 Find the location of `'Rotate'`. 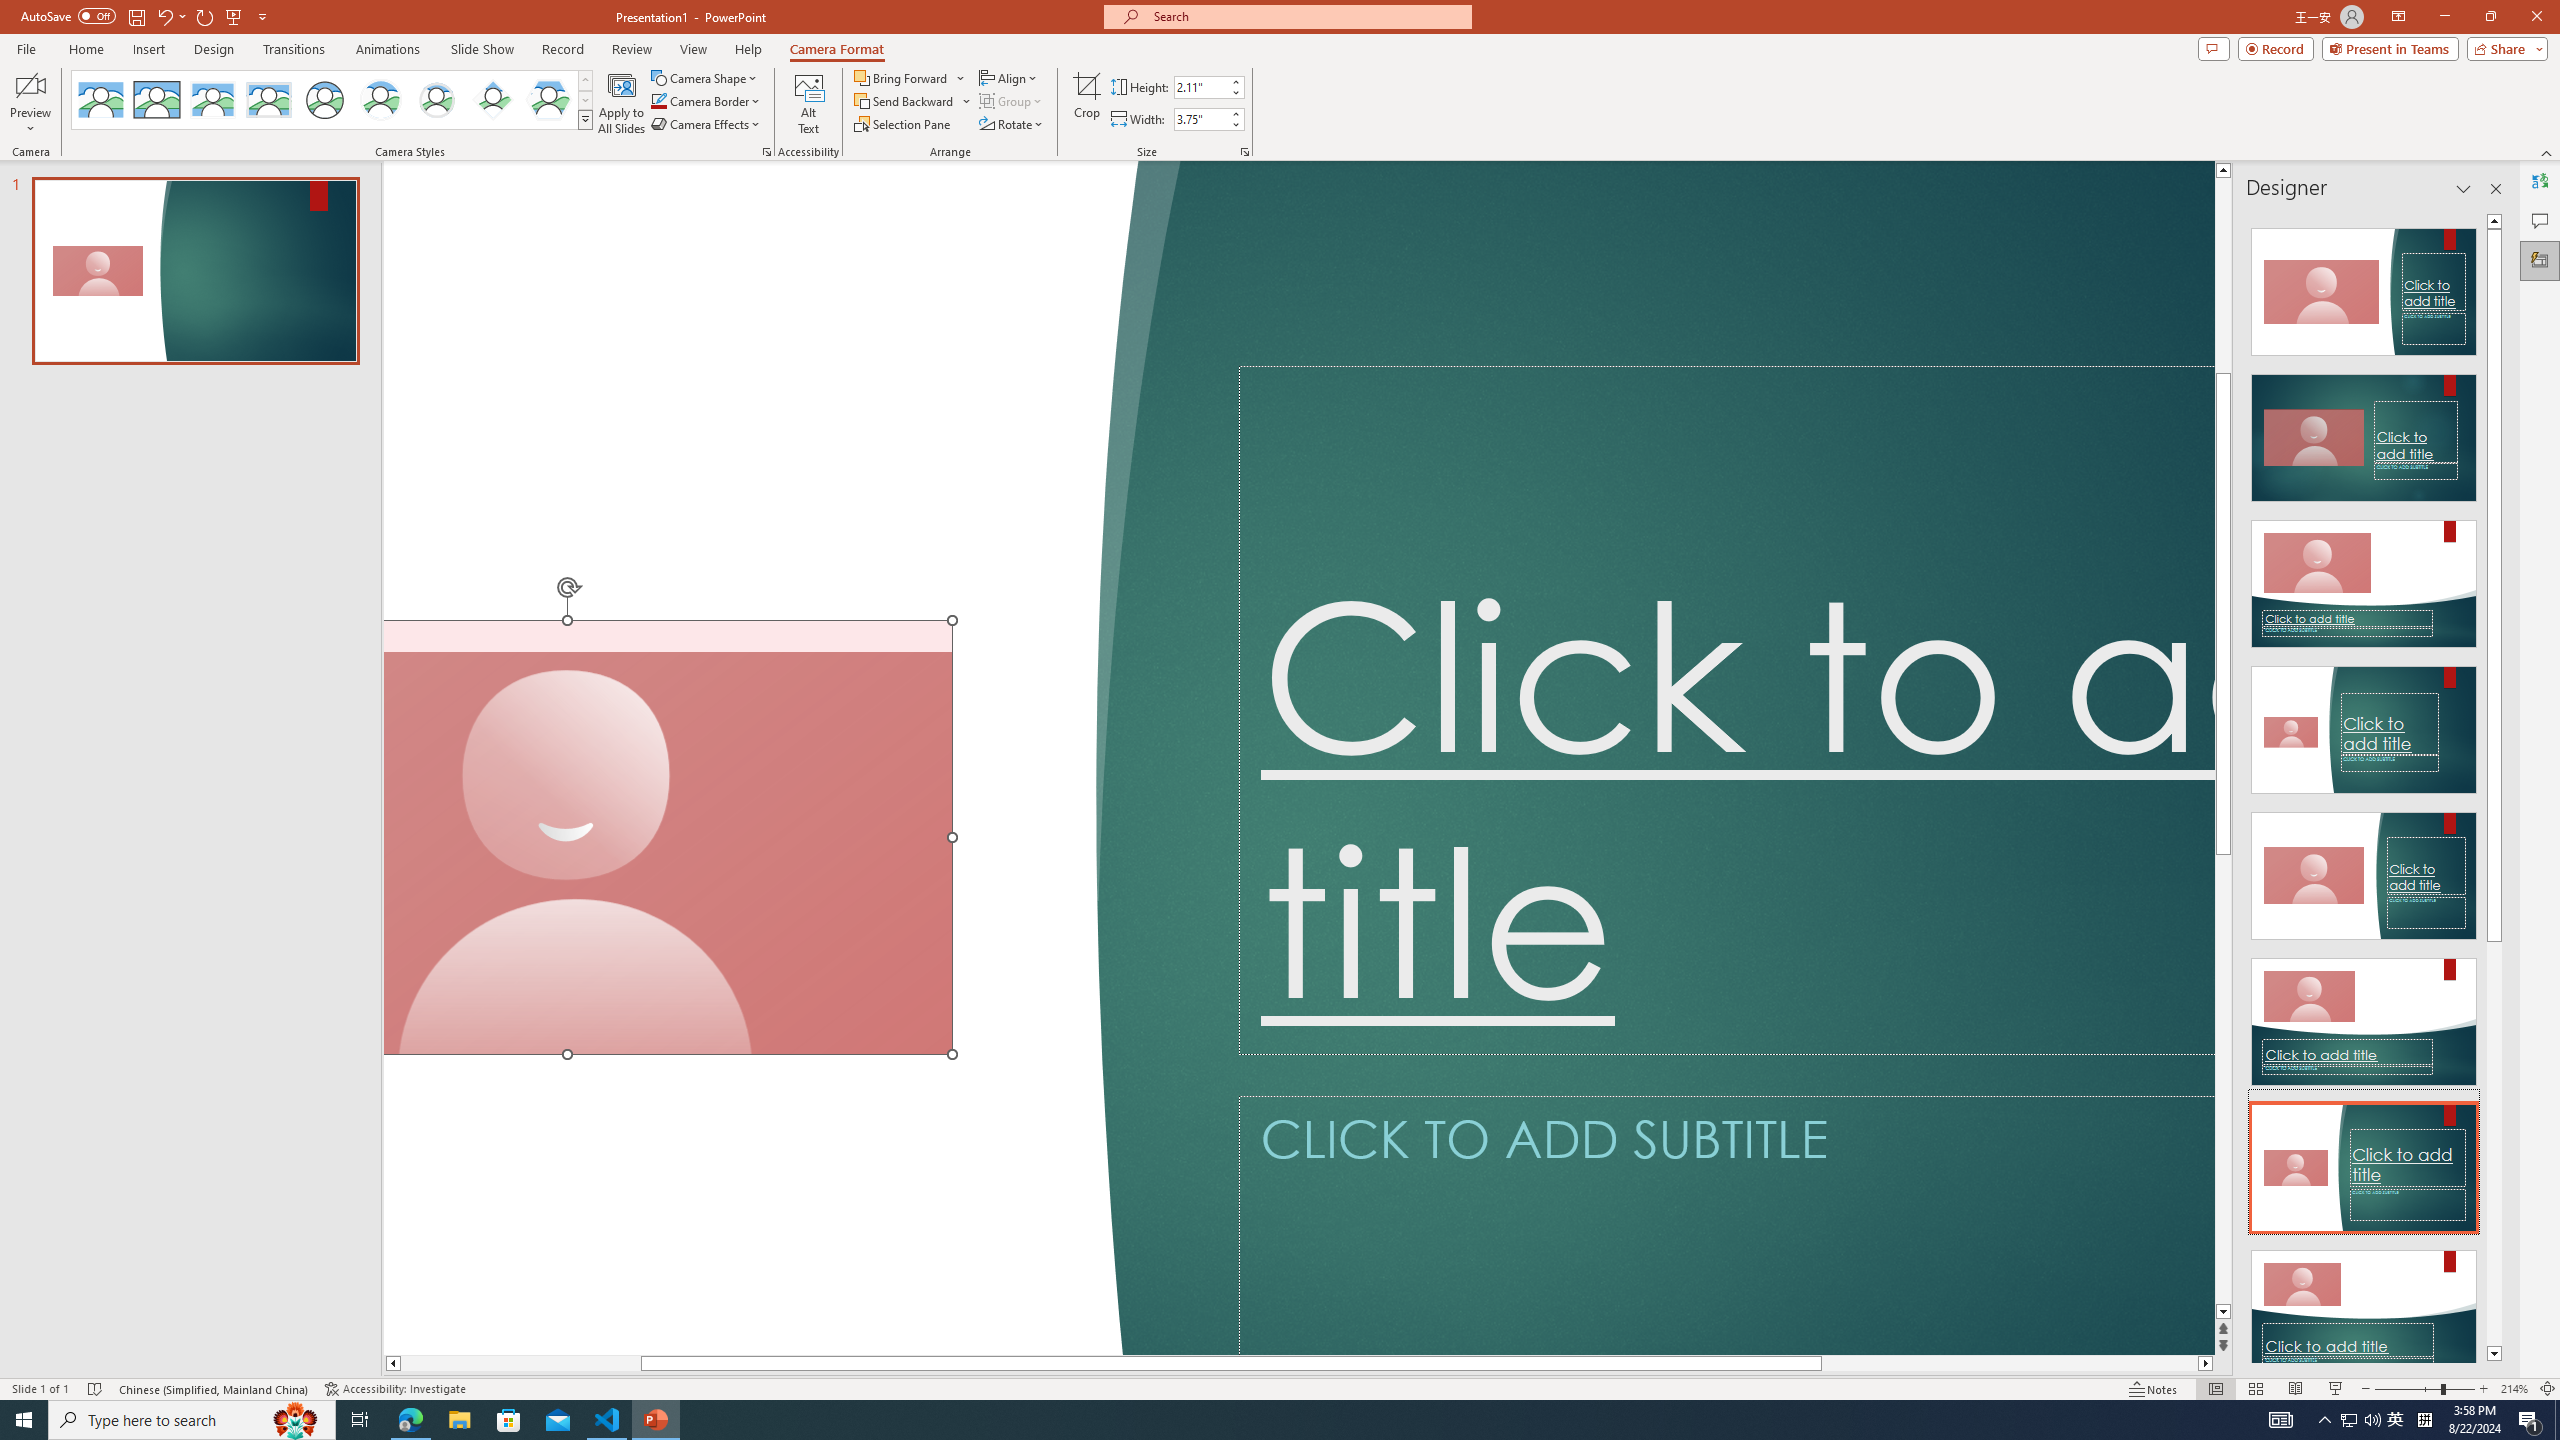

'Rotate' is located at coordinates (1011, 122).